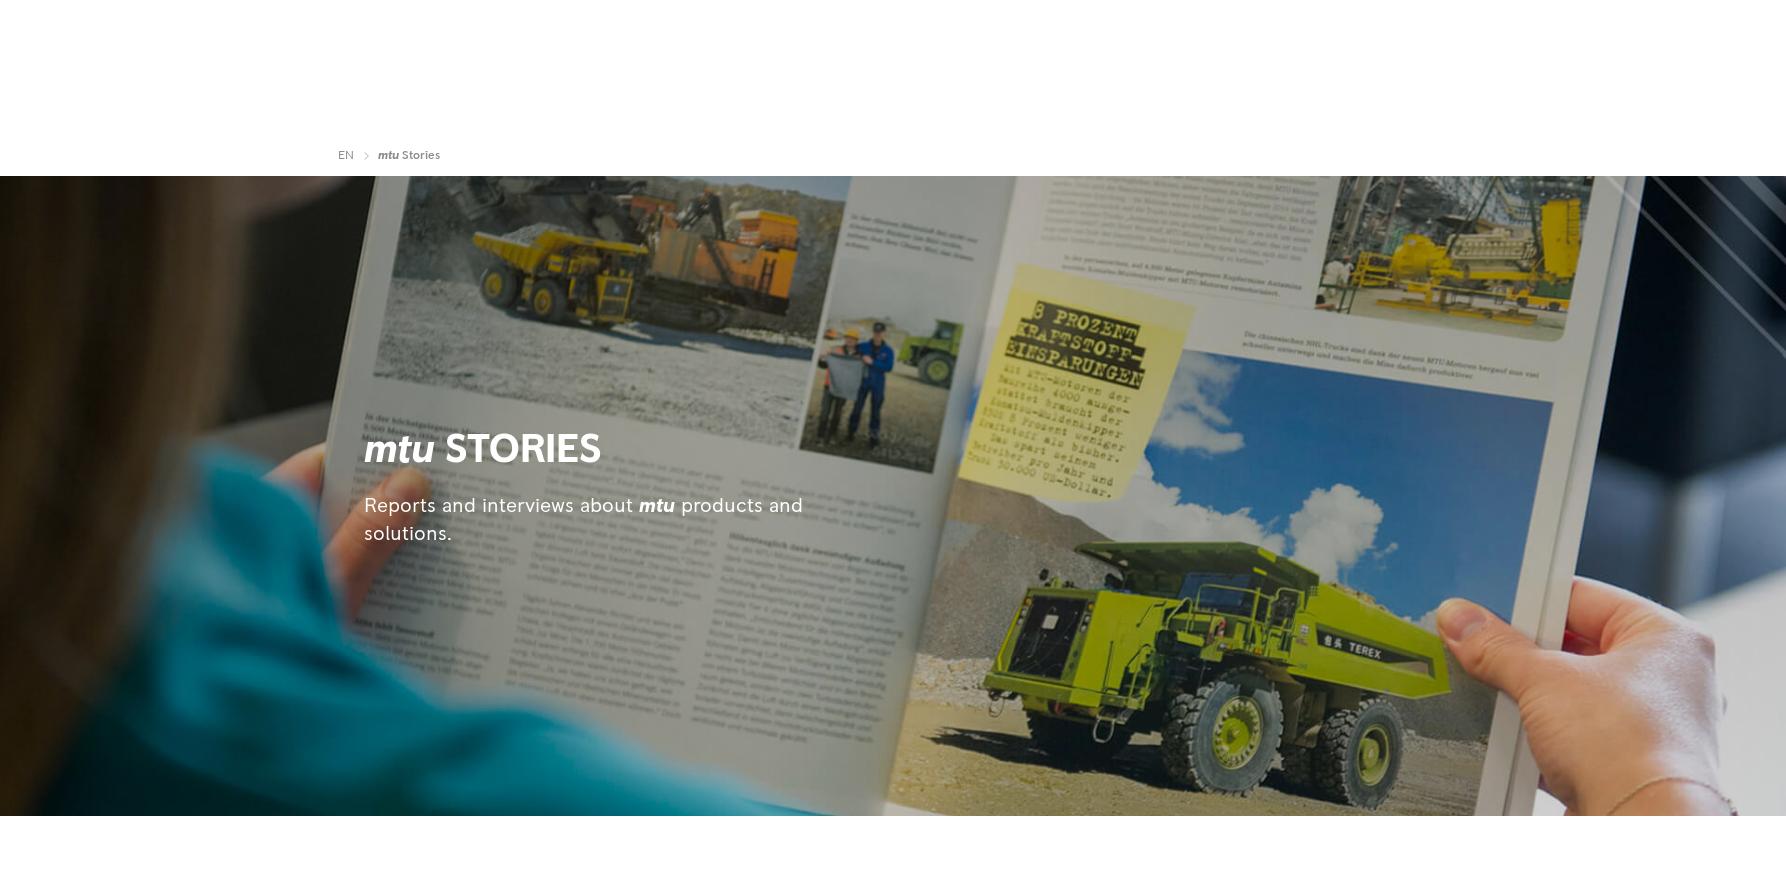  What do you see at coordinates (581, 109) in the screenshot?
I see `'Power Generation'` at bounding box center [581, 109].